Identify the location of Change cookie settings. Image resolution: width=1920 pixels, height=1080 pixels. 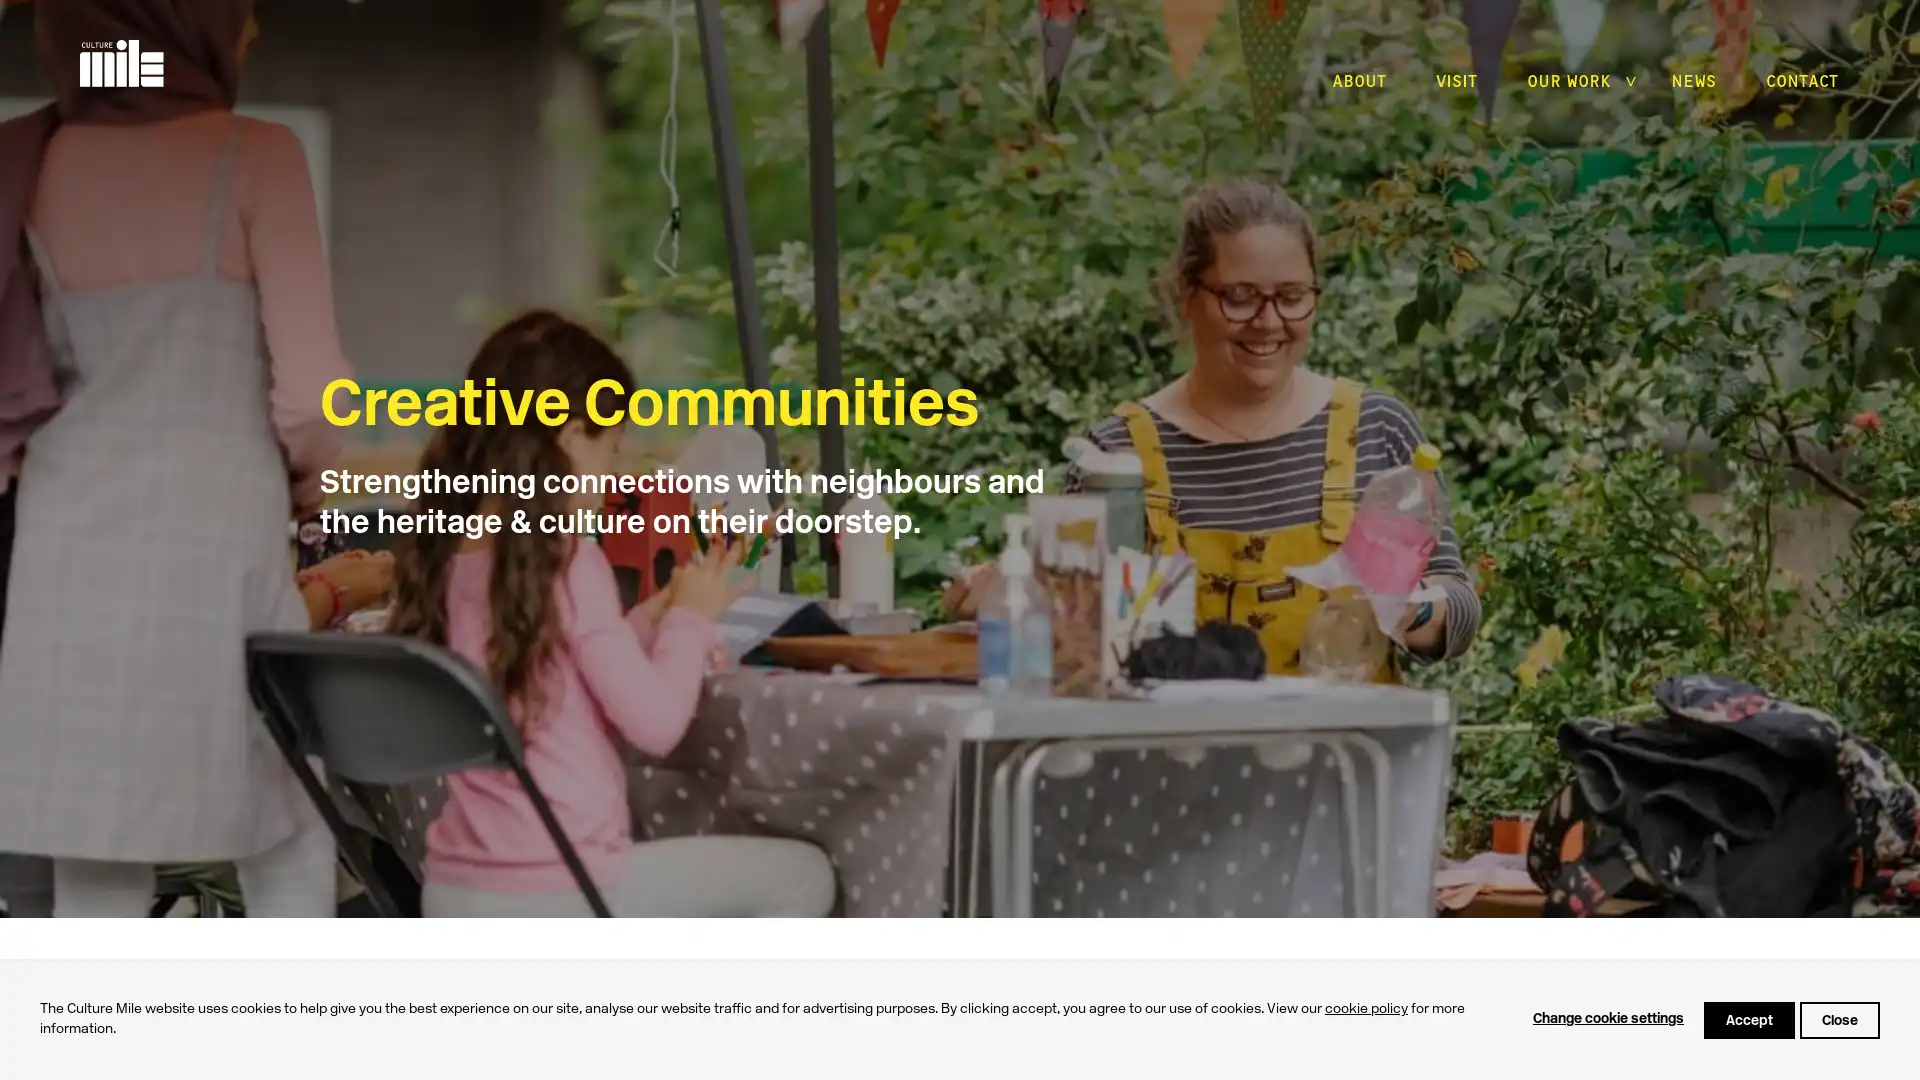
(1608, 1019).